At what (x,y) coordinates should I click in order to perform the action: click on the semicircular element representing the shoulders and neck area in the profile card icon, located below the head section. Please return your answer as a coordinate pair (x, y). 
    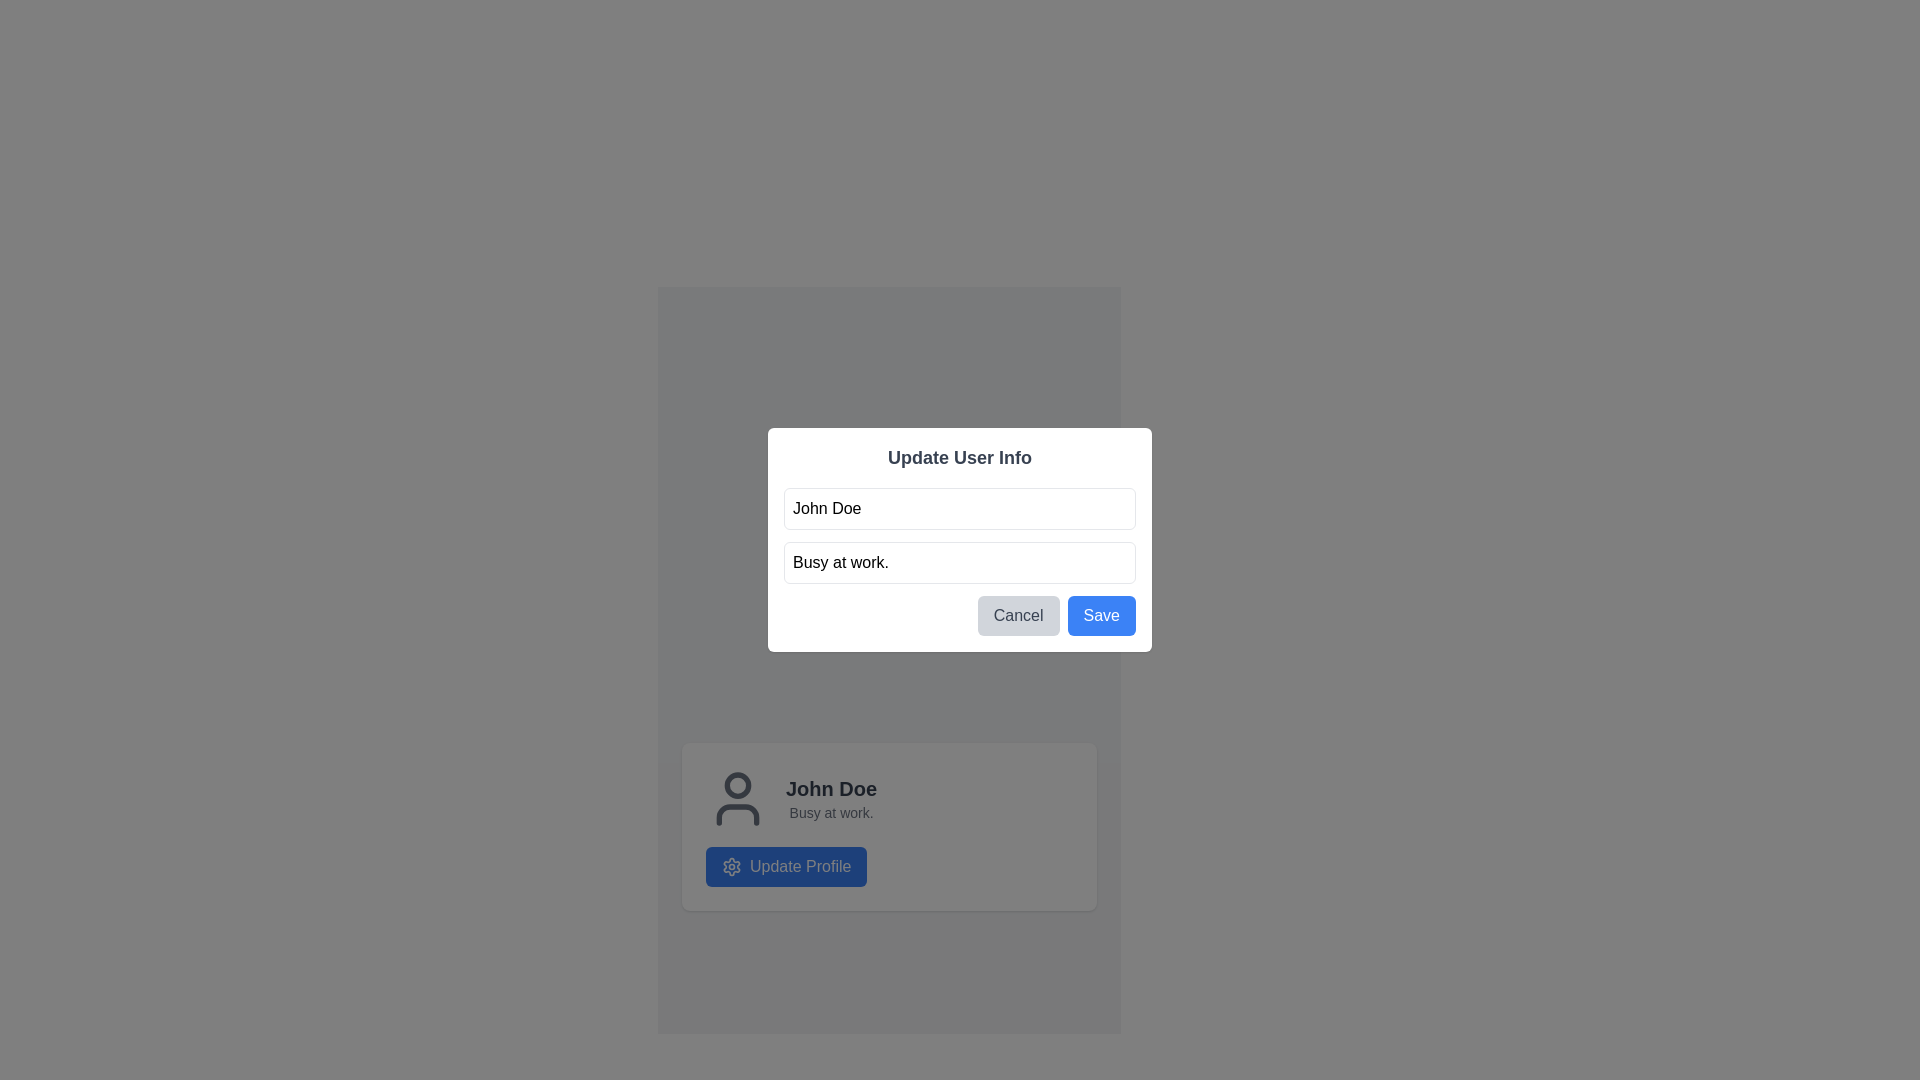
    Looking at the image, I should click on (737, 814).